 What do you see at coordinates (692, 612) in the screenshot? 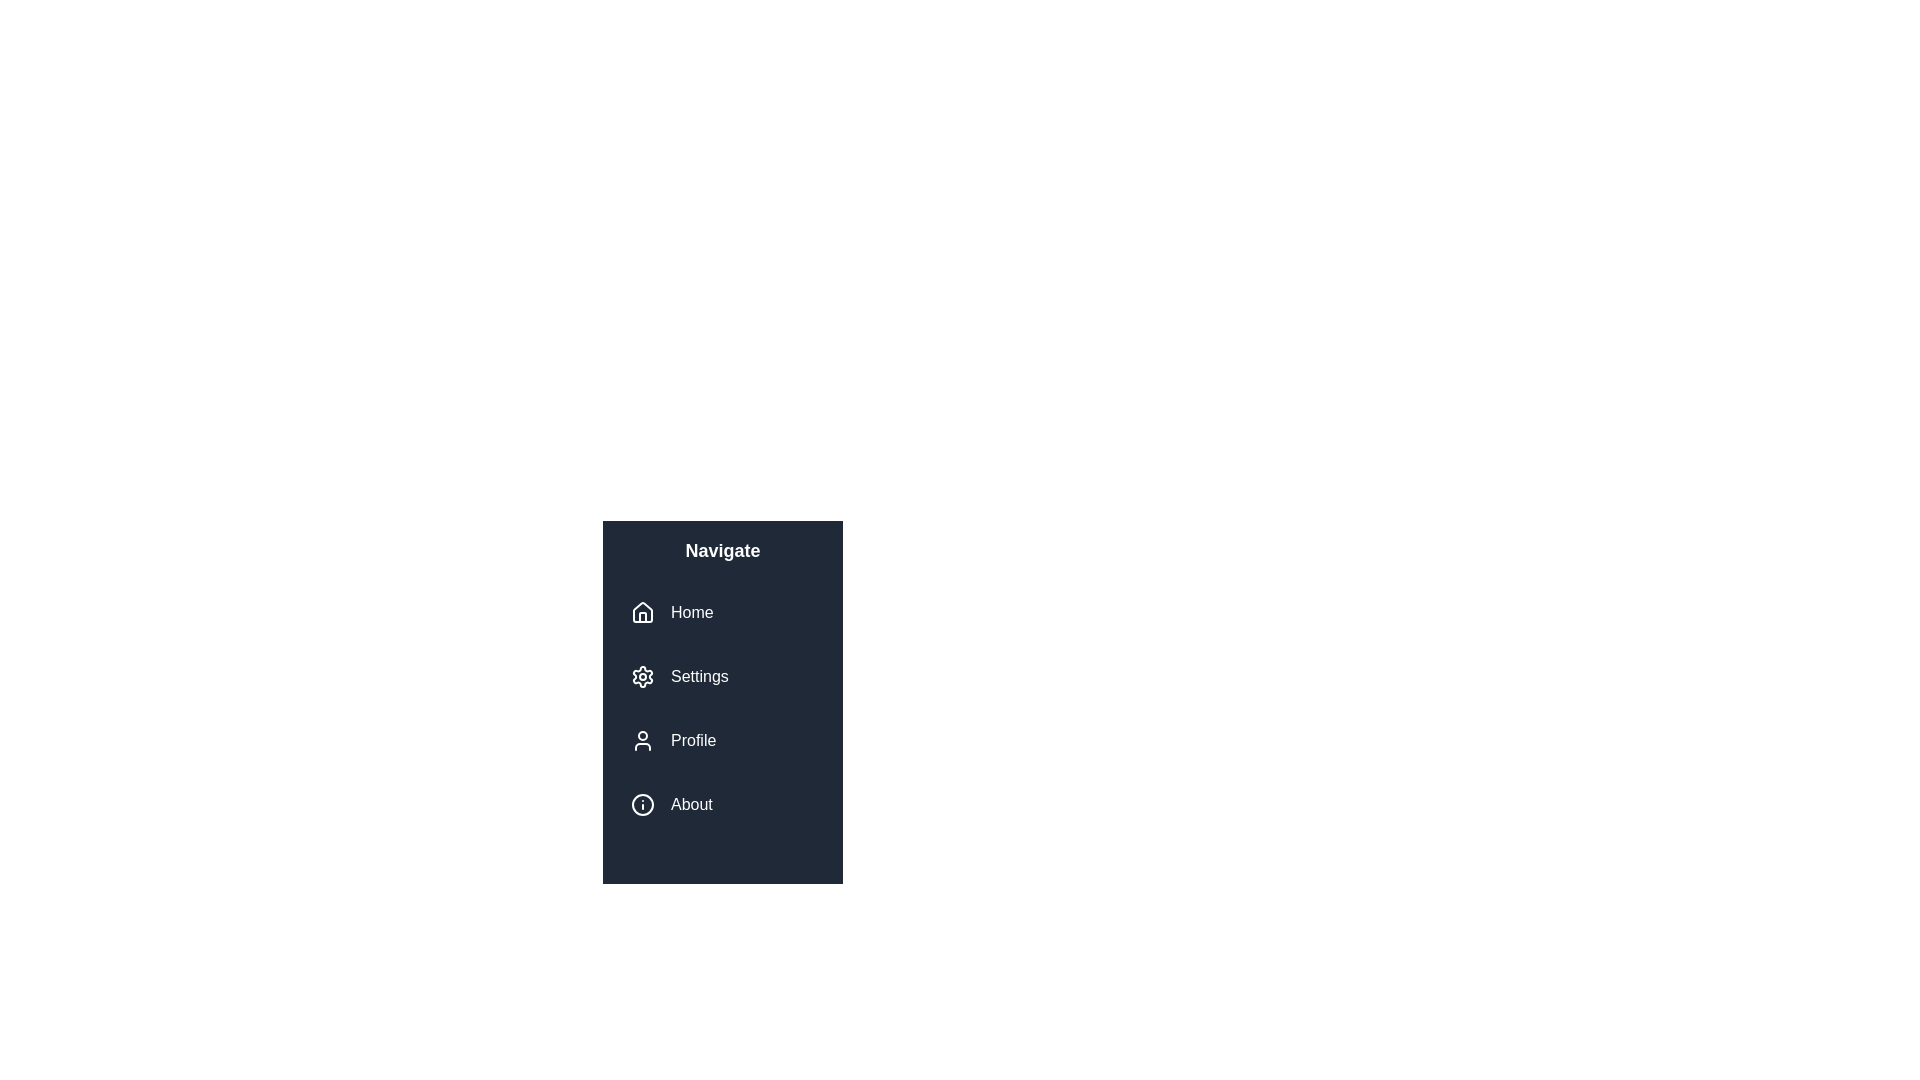
I see `the 'Home' text label in the navigation sidebar` at bounding box center [692, 612].